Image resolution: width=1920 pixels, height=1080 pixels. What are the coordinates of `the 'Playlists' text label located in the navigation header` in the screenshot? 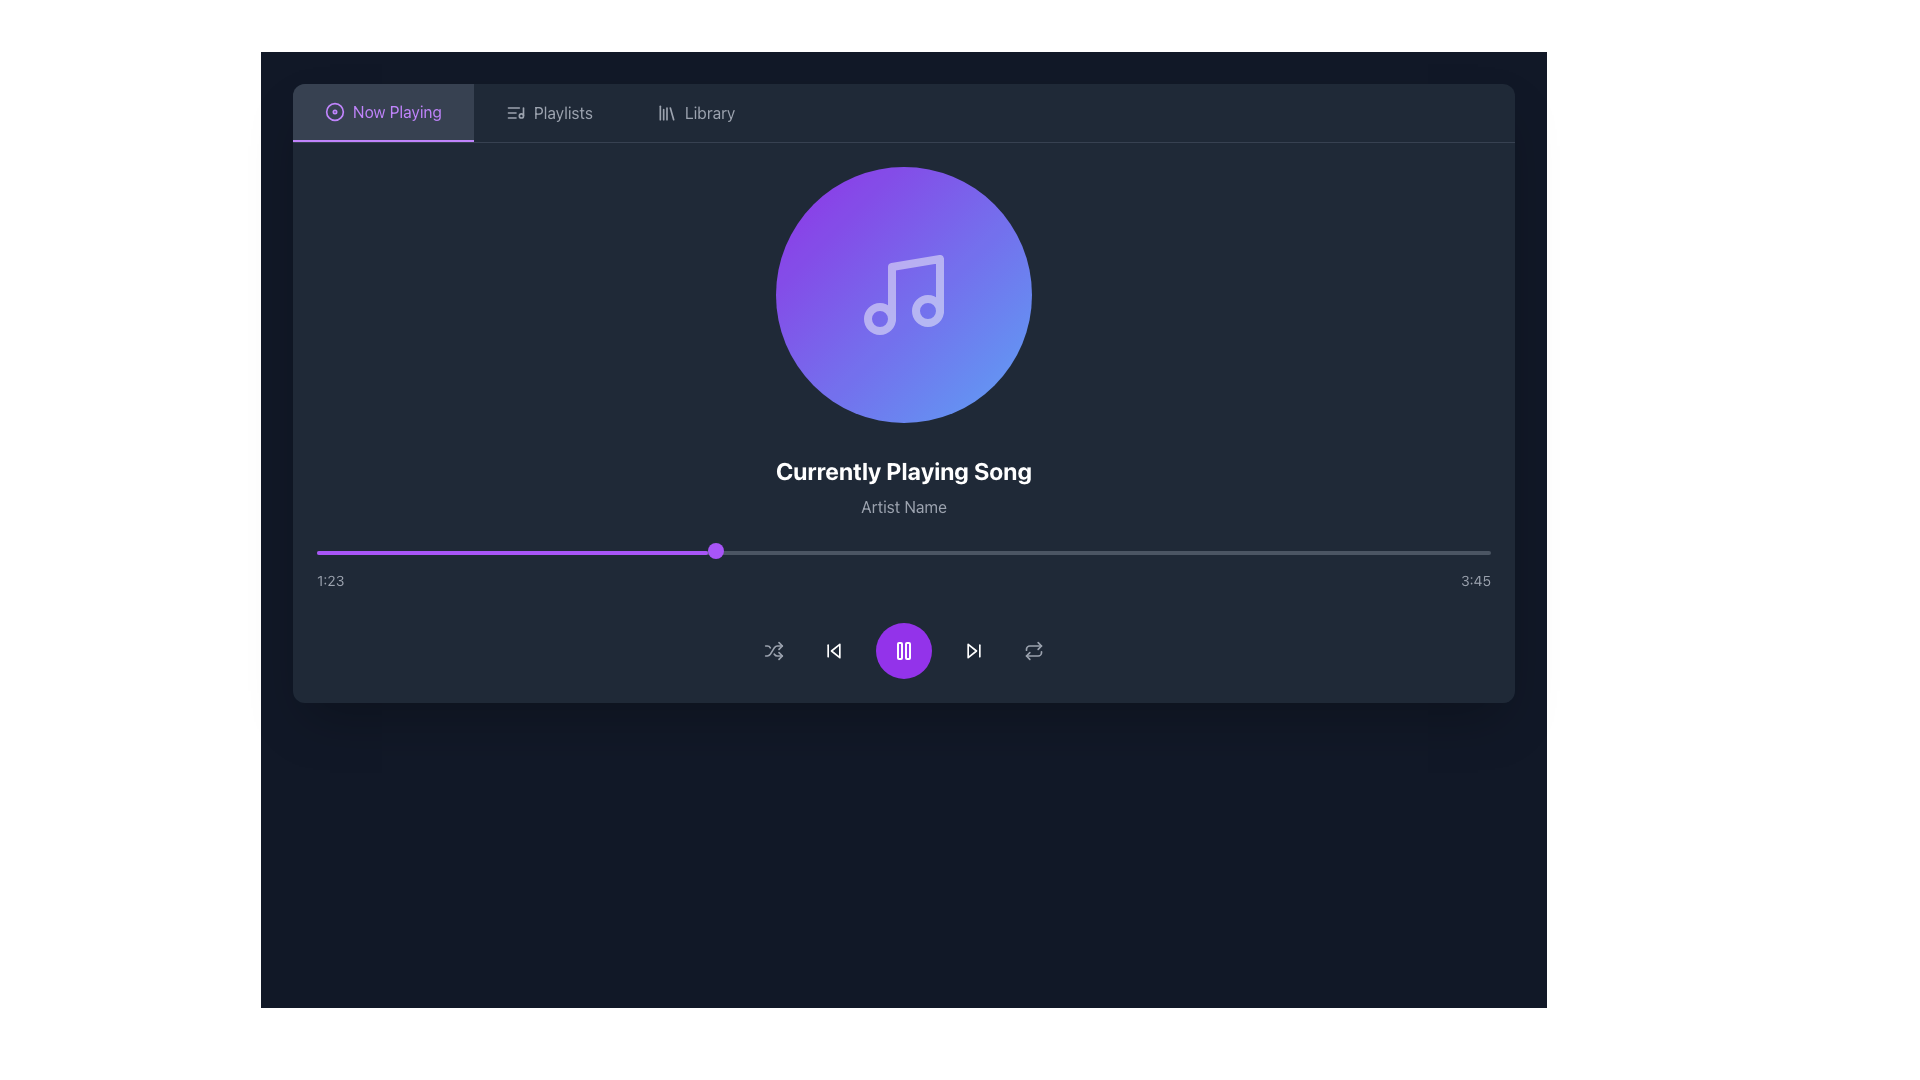 It's located at (562, 112).